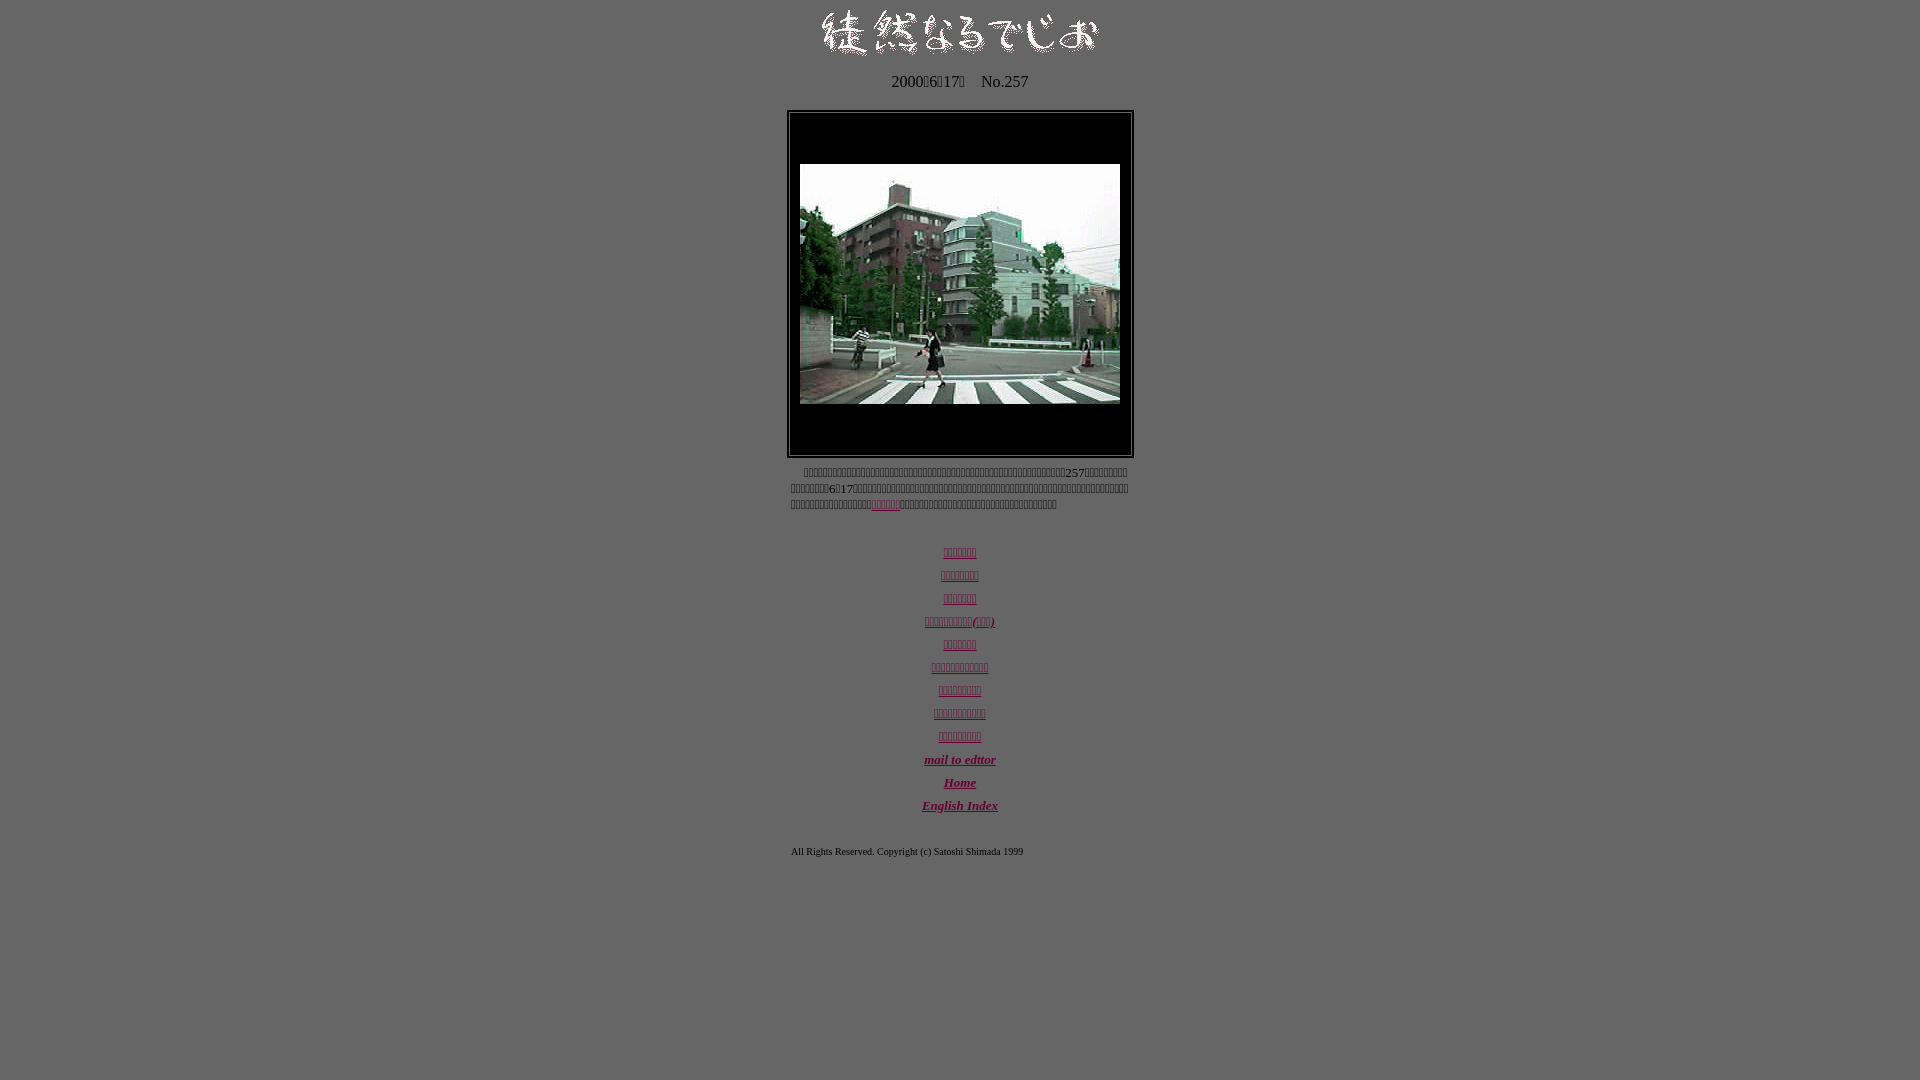 The image size is (1920, 1080). Describe the element at coordinates (960, 781) in the screenshot. I see `'Home'` at that location.